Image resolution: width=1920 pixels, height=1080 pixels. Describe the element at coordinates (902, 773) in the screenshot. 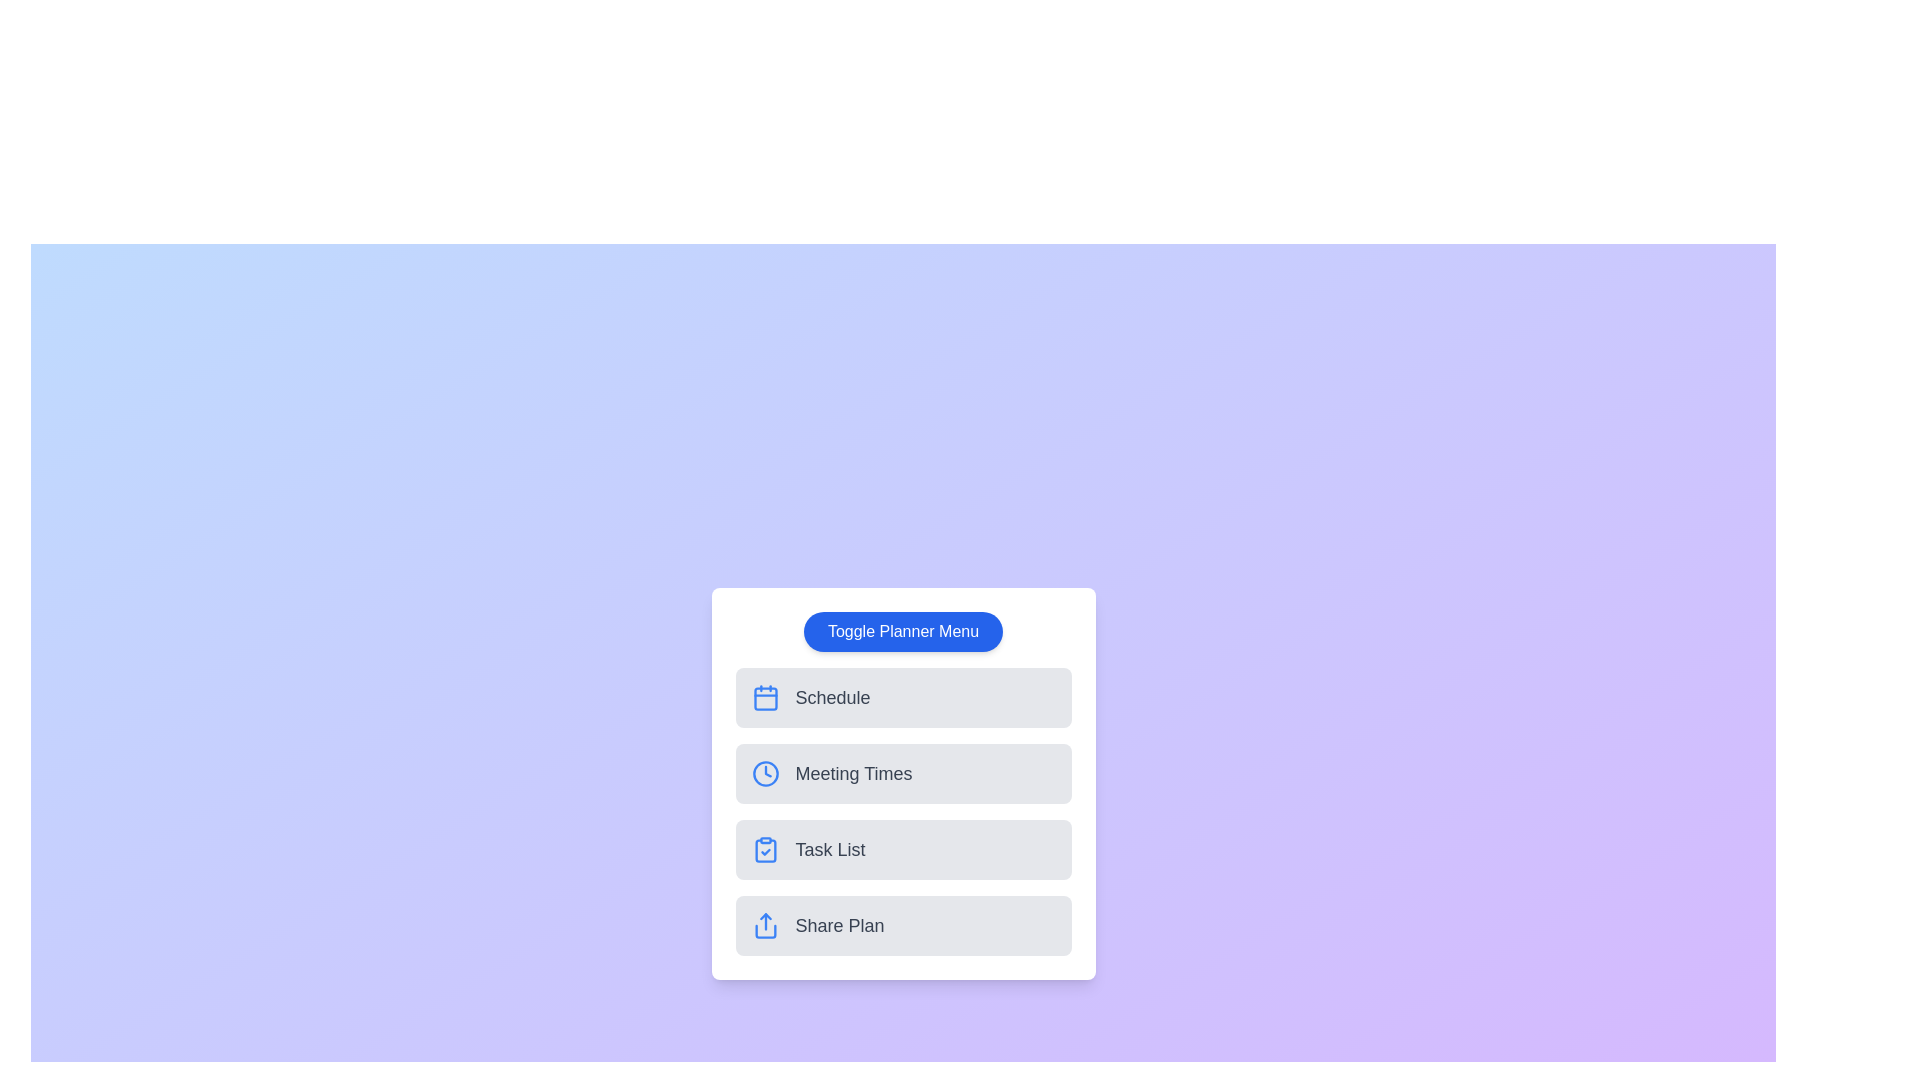

I see `the planner option Meeting Times from the menu` at that location.